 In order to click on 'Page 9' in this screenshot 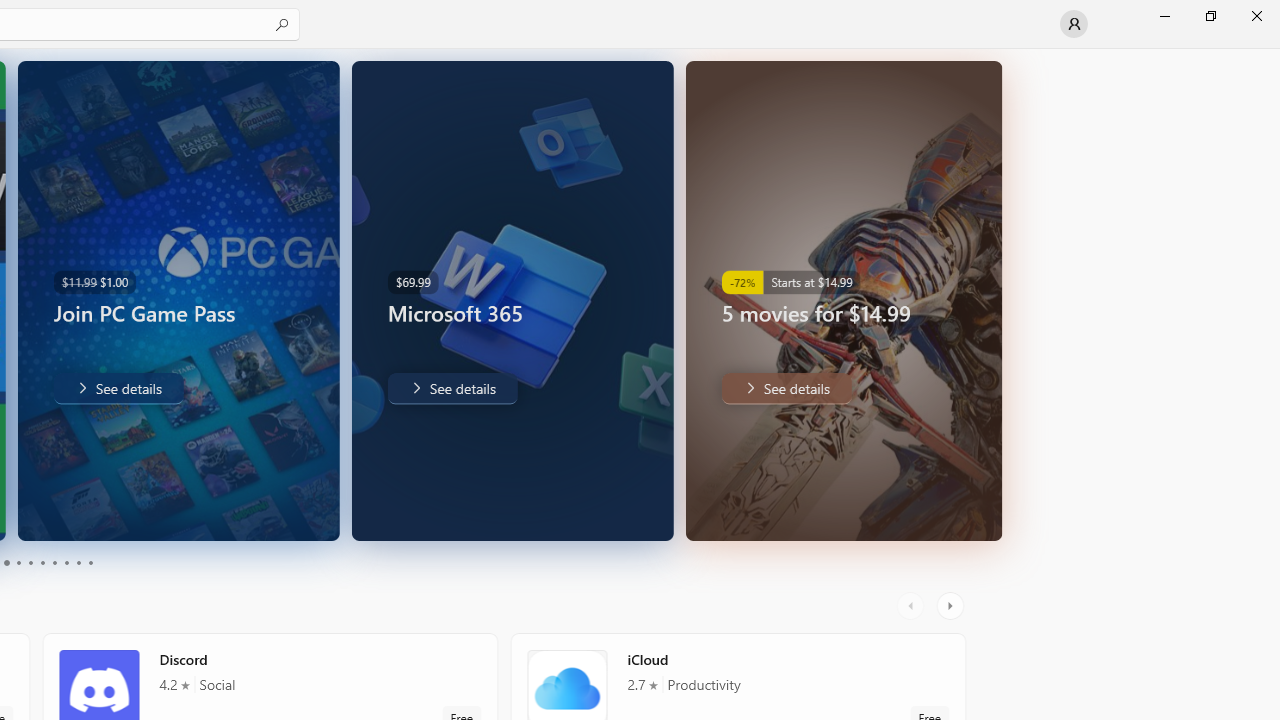, I will do `click(78, 563)`.